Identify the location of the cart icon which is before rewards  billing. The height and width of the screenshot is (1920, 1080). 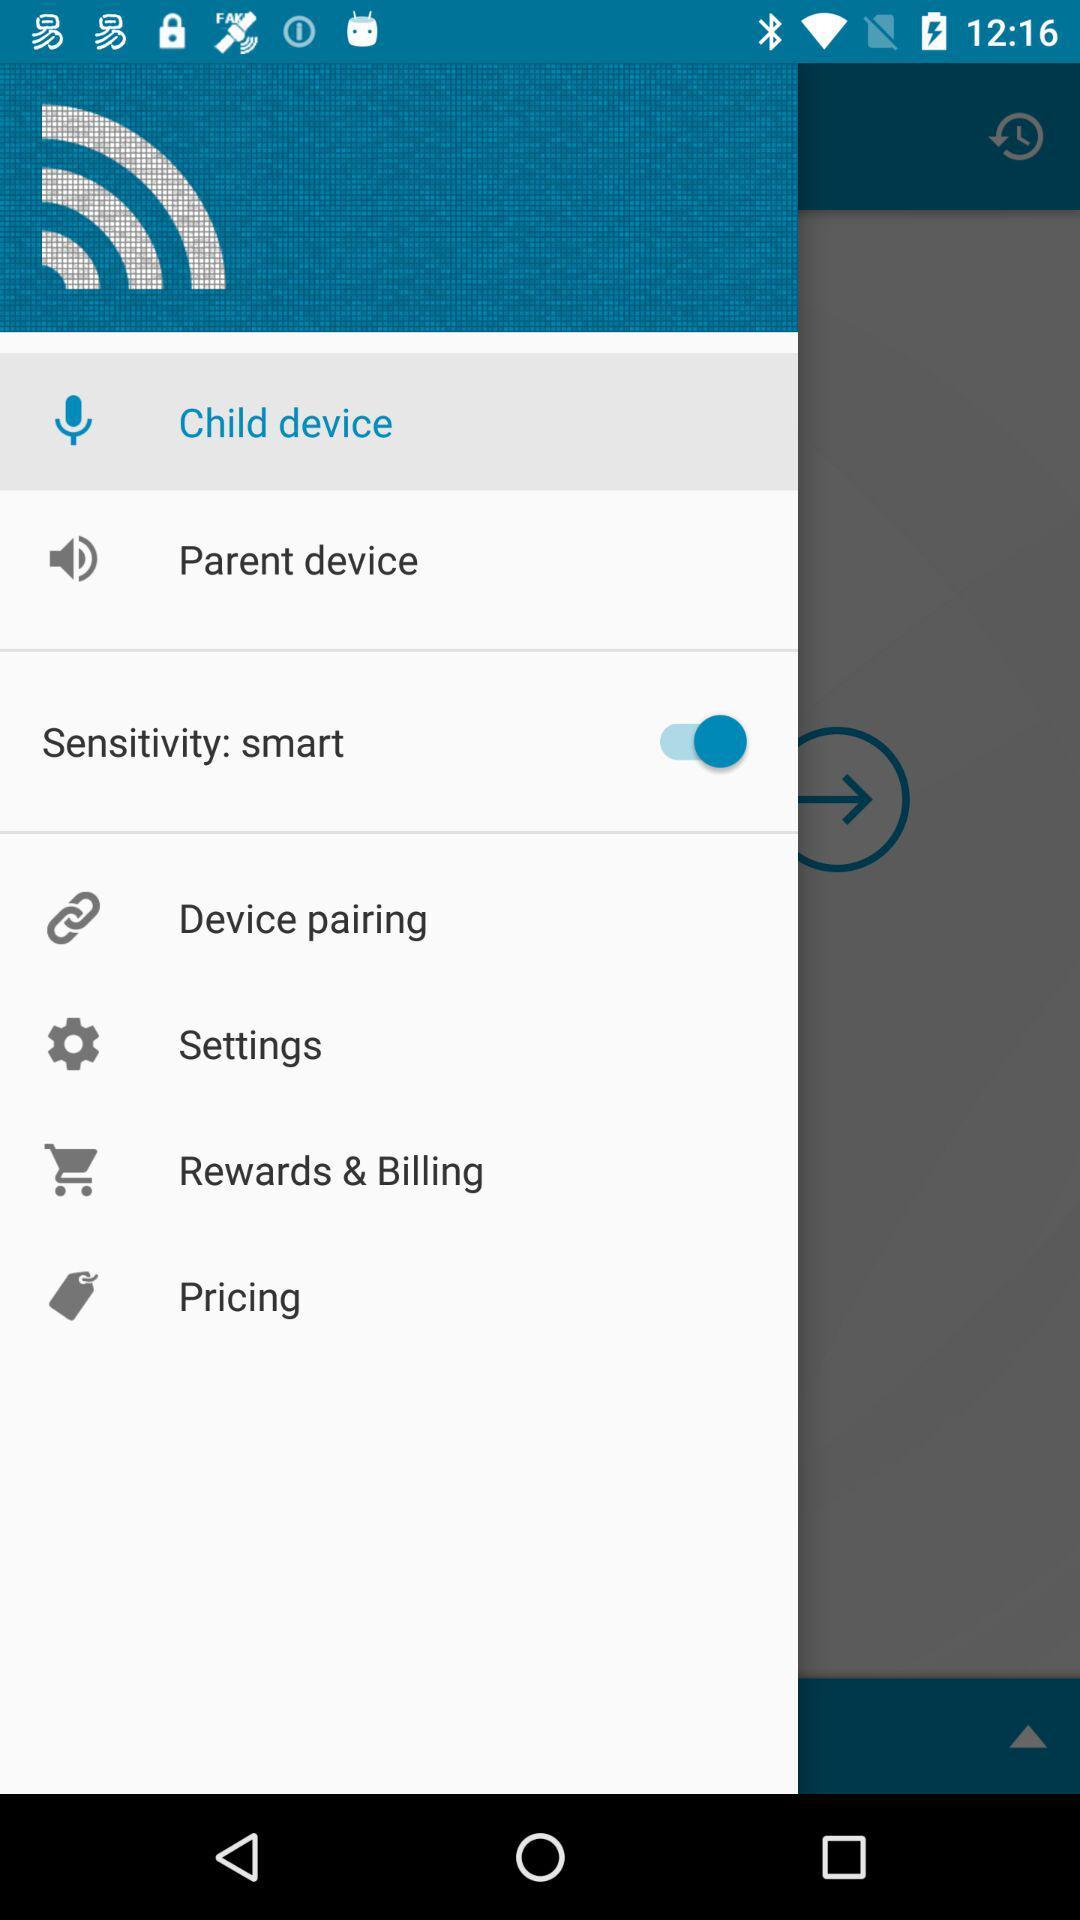
(72, 1170).